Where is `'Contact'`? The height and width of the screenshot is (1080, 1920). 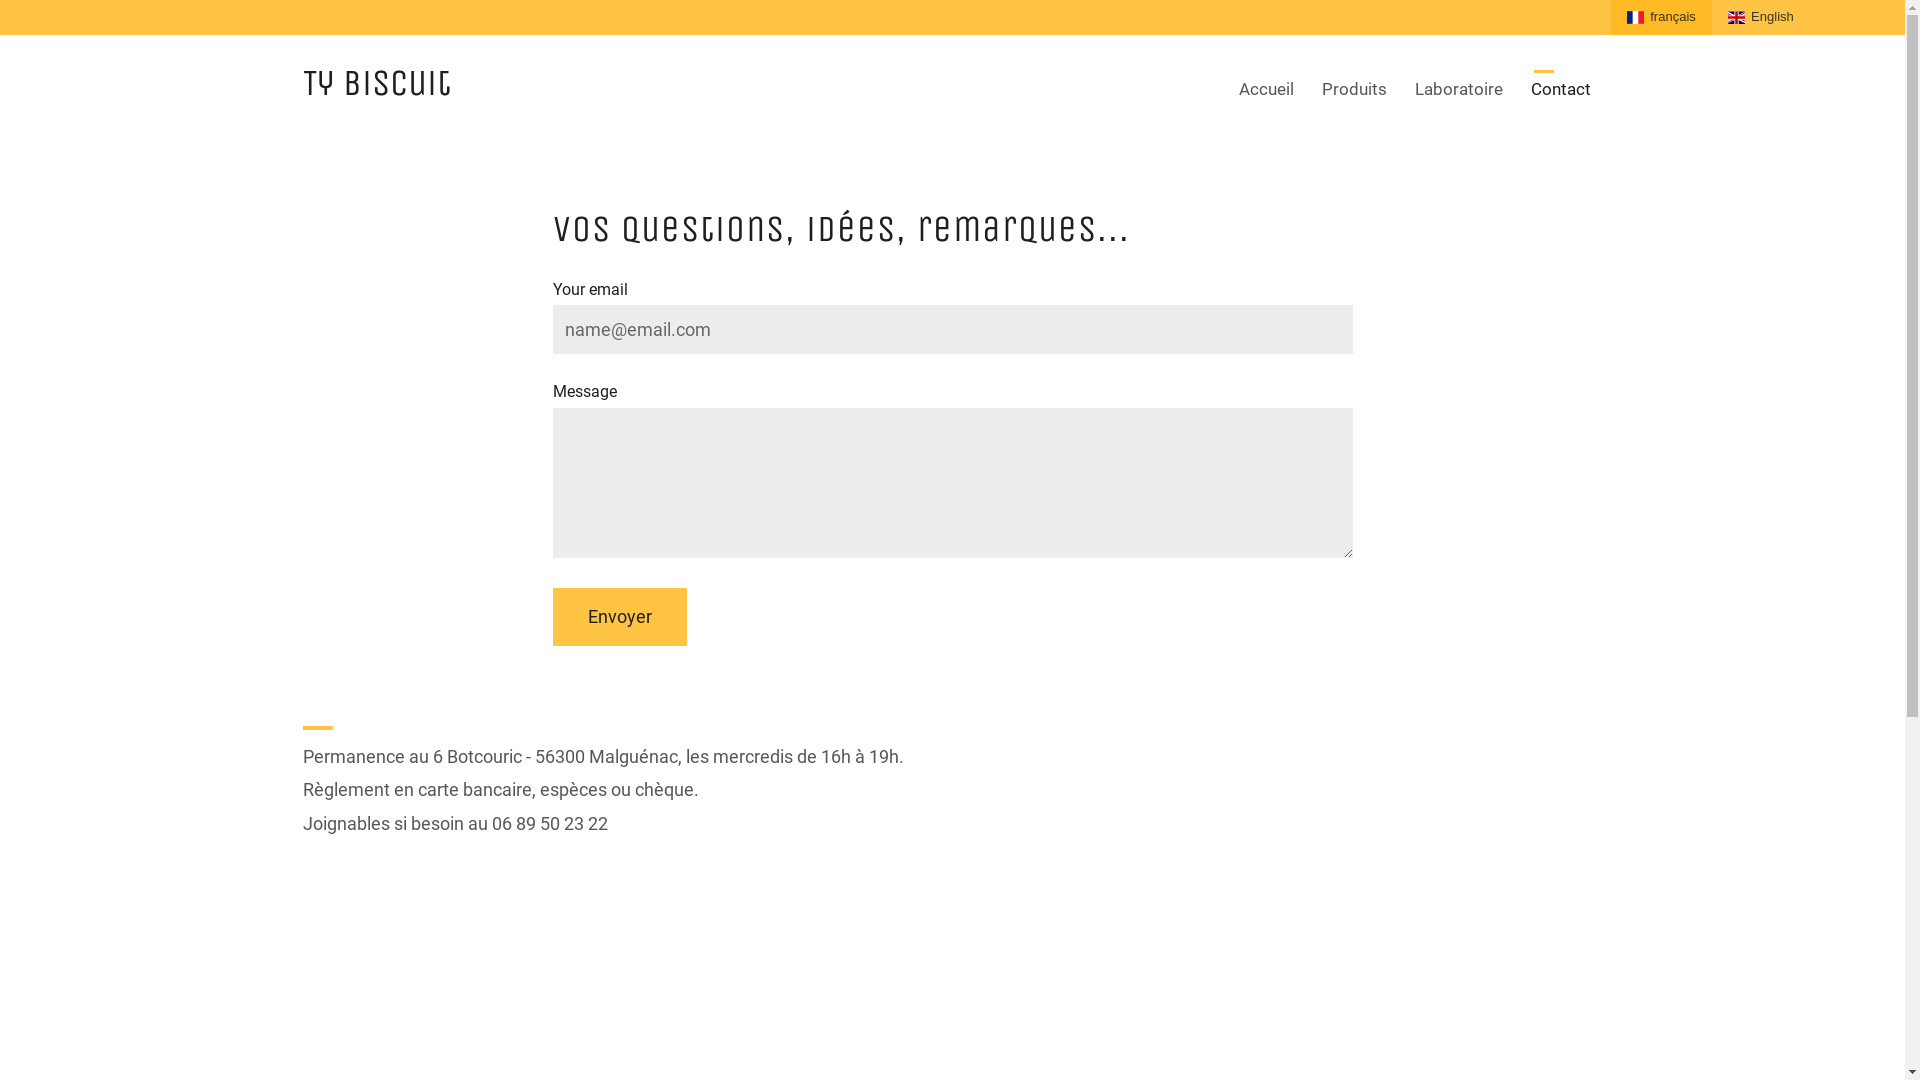 'Contact' is located at coordinates (1559, 88).